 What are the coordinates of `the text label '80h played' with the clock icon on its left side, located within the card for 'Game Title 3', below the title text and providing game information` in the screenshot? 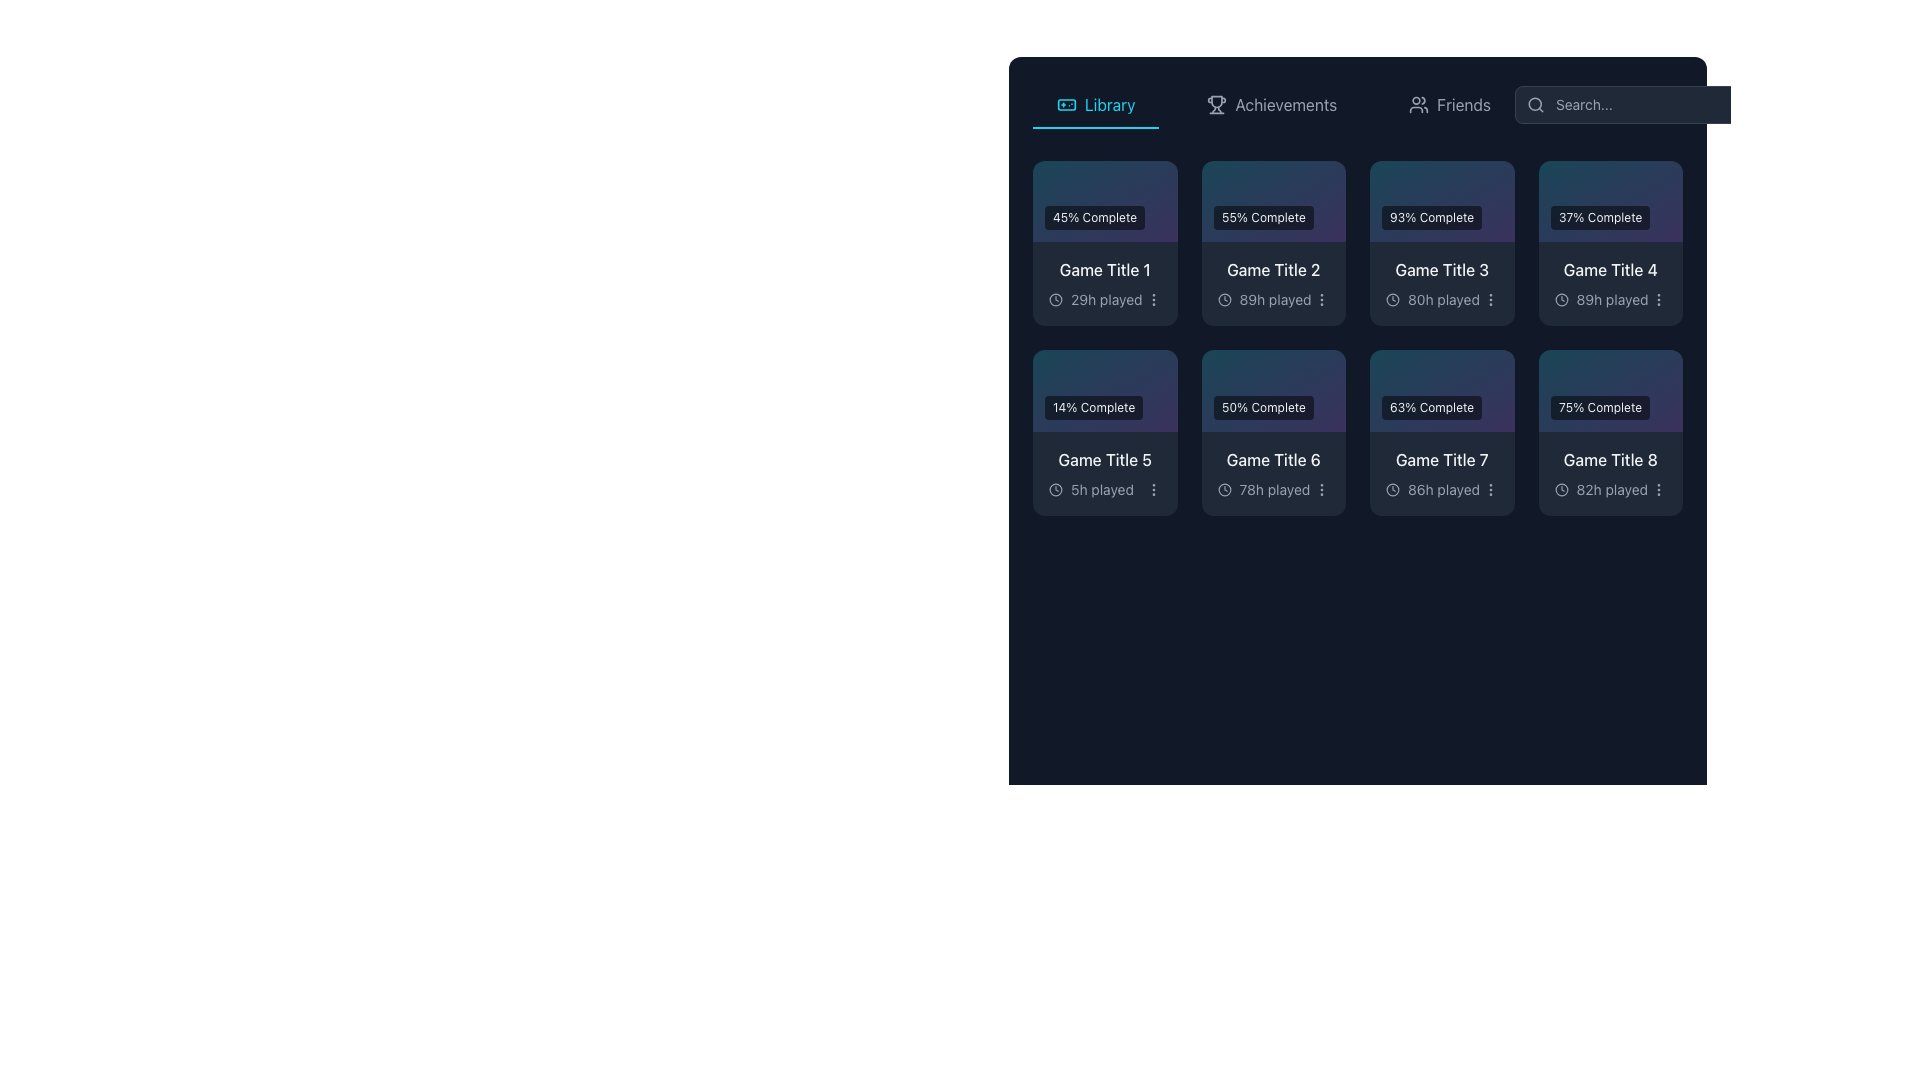 It's located at (1431, 300).